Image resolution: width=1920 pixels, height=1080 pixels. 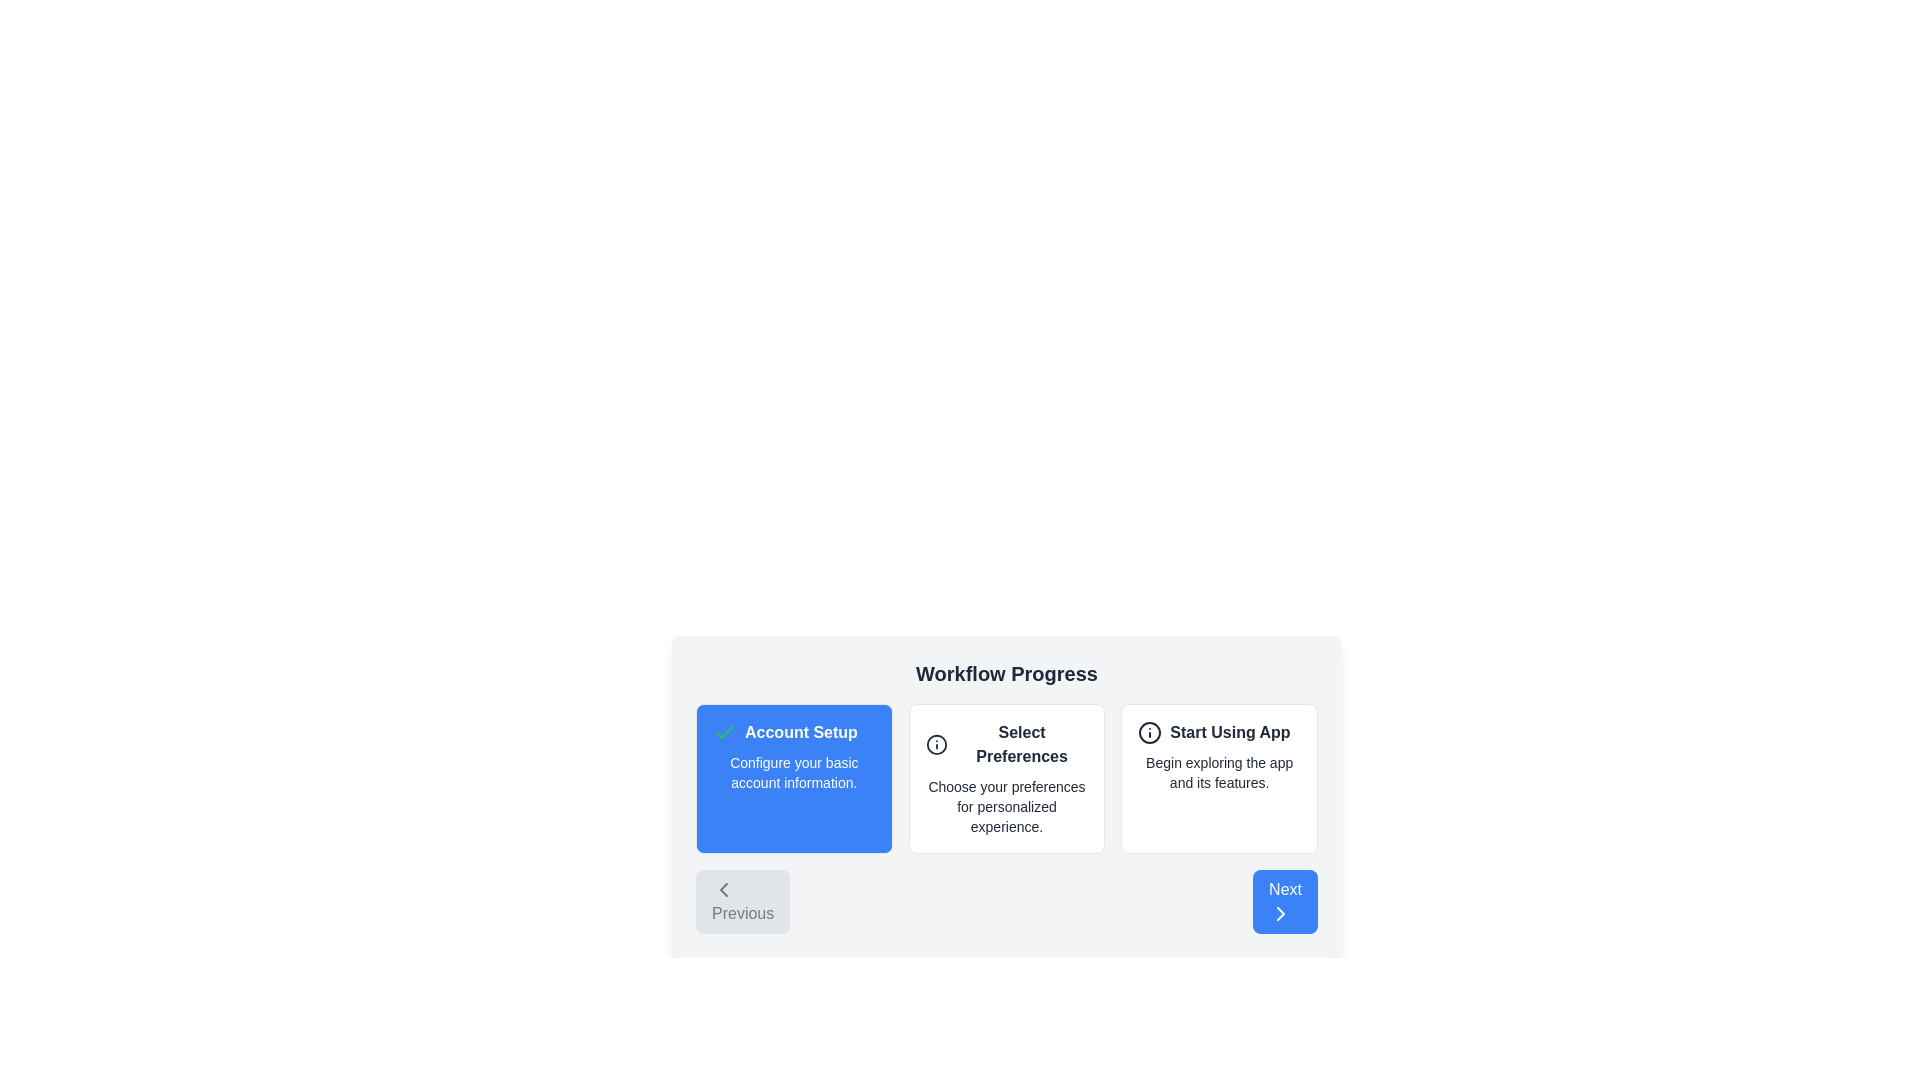 What do you see at coordinates (1022, 744) in the screenshot?
I see `the 'Select Preferences' text label element, which is part of a multi-step workflow interface and is the second card in a row of three` at bounding box center [1022, 744].